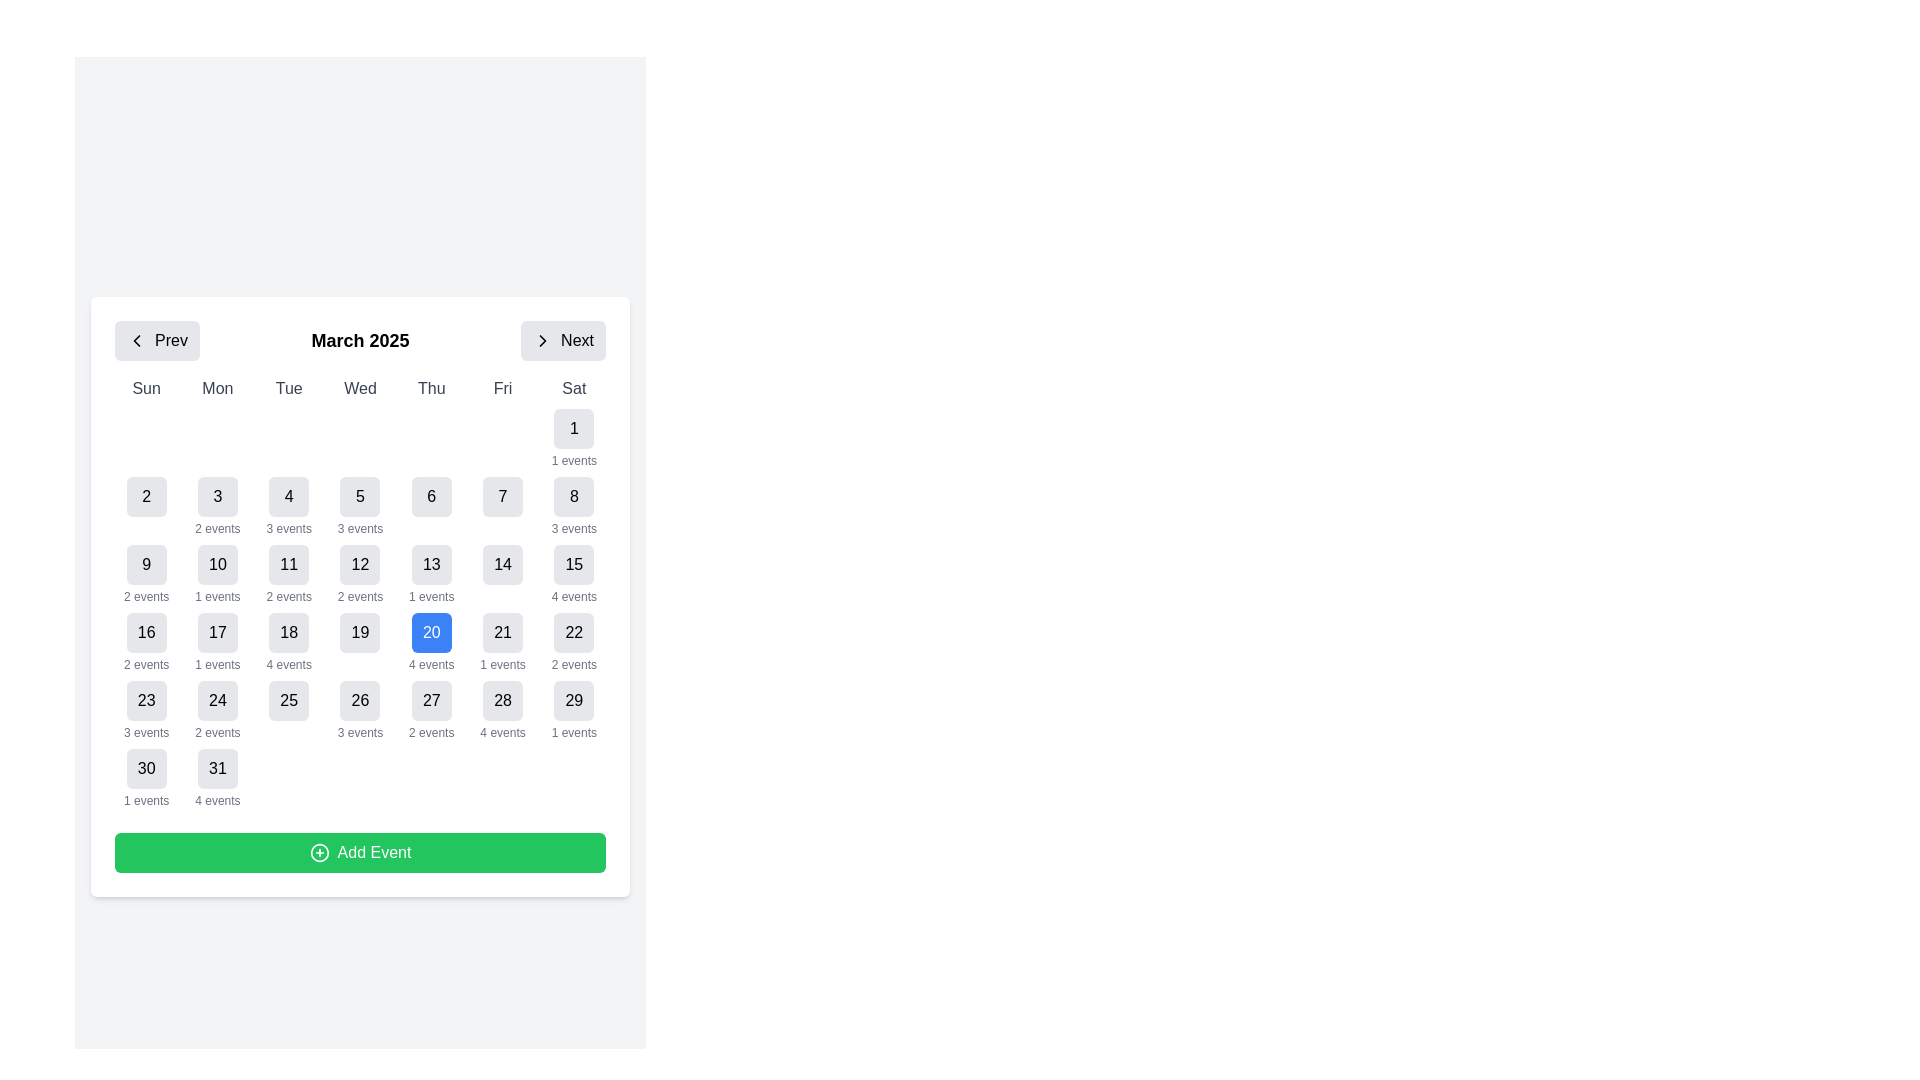 The image size is (1920, 1080). Describe the element at coordinates (360, 700) in the screenshot. I see `the button representing the 26th date` at that location.